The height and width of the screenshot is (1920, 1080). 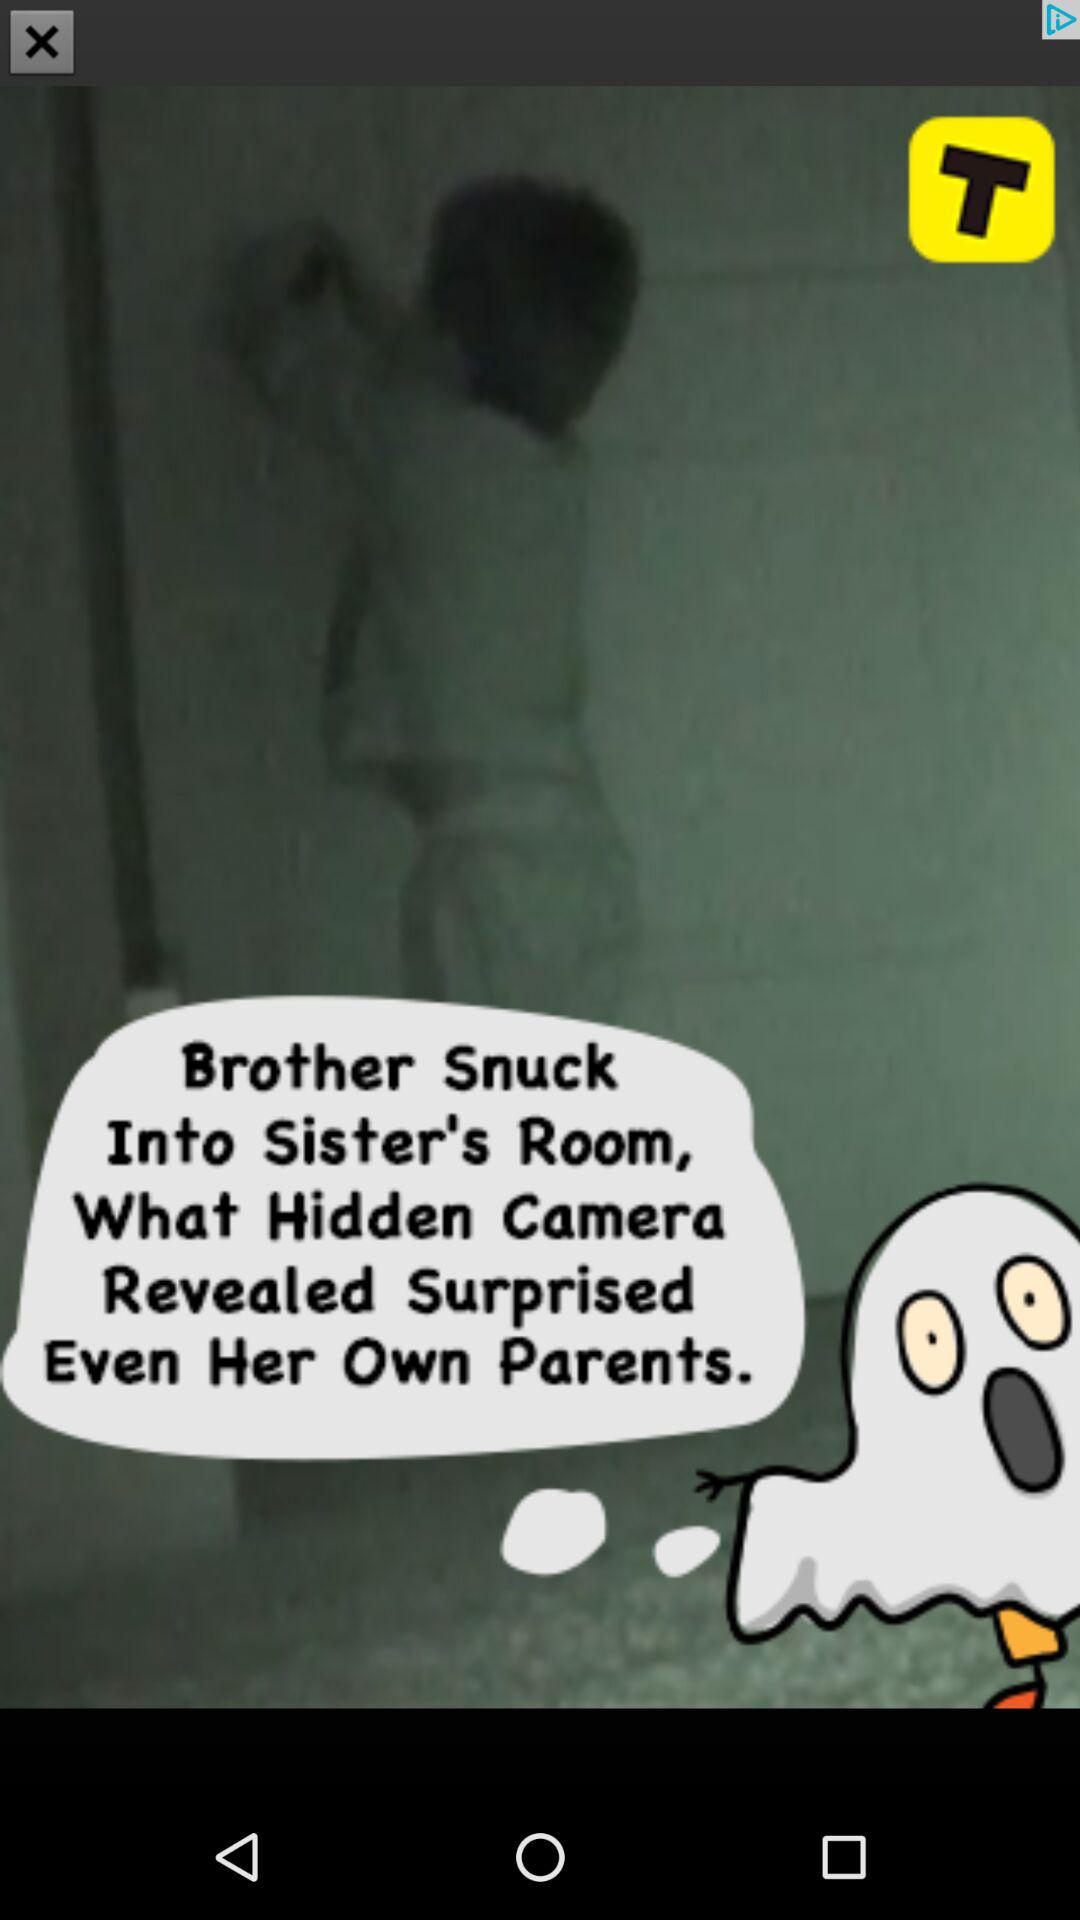 What do you see at coordinates (42, 44) in the screenshot?
I see `the close icon` at bounding box center [42, 44].